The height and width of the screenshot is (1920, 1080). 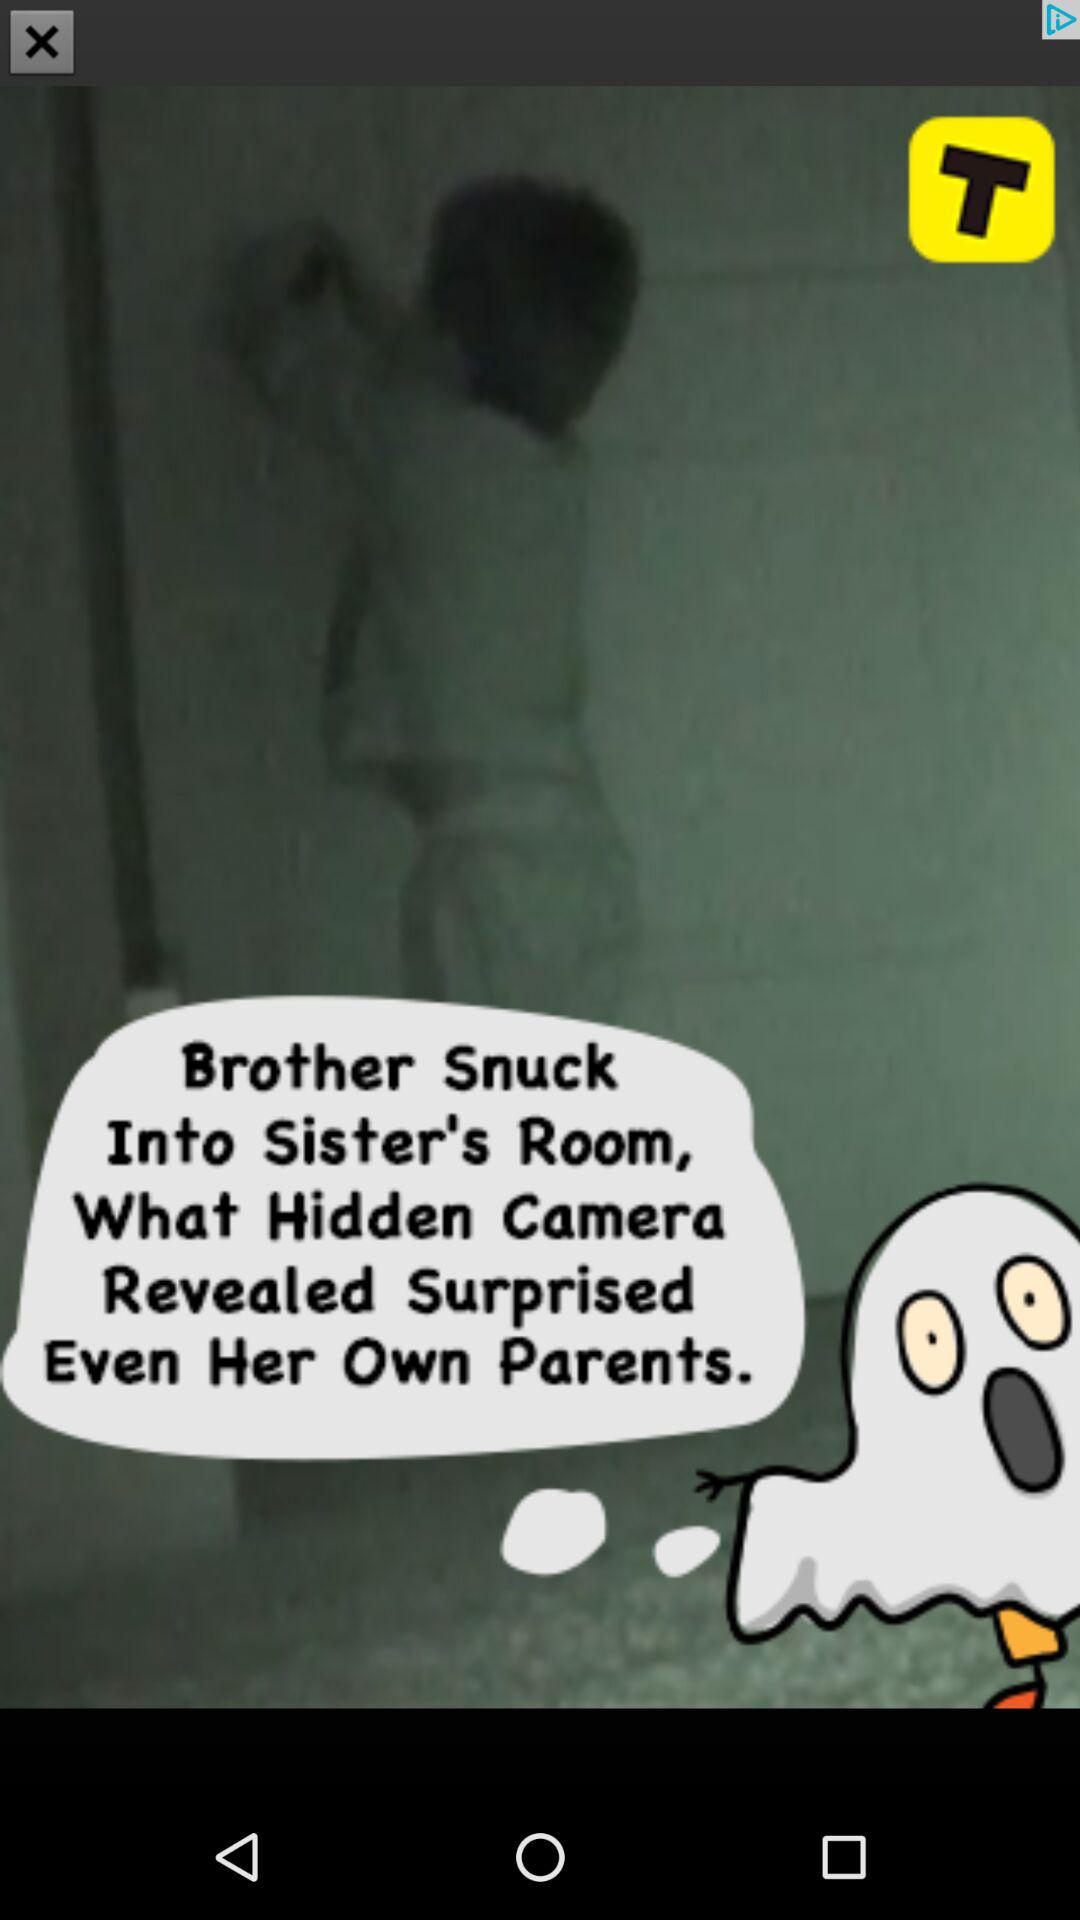 What do you see at coordinates (42, 44) in the screenshot?
I see `the close icon` at bounding box center [42, 44].